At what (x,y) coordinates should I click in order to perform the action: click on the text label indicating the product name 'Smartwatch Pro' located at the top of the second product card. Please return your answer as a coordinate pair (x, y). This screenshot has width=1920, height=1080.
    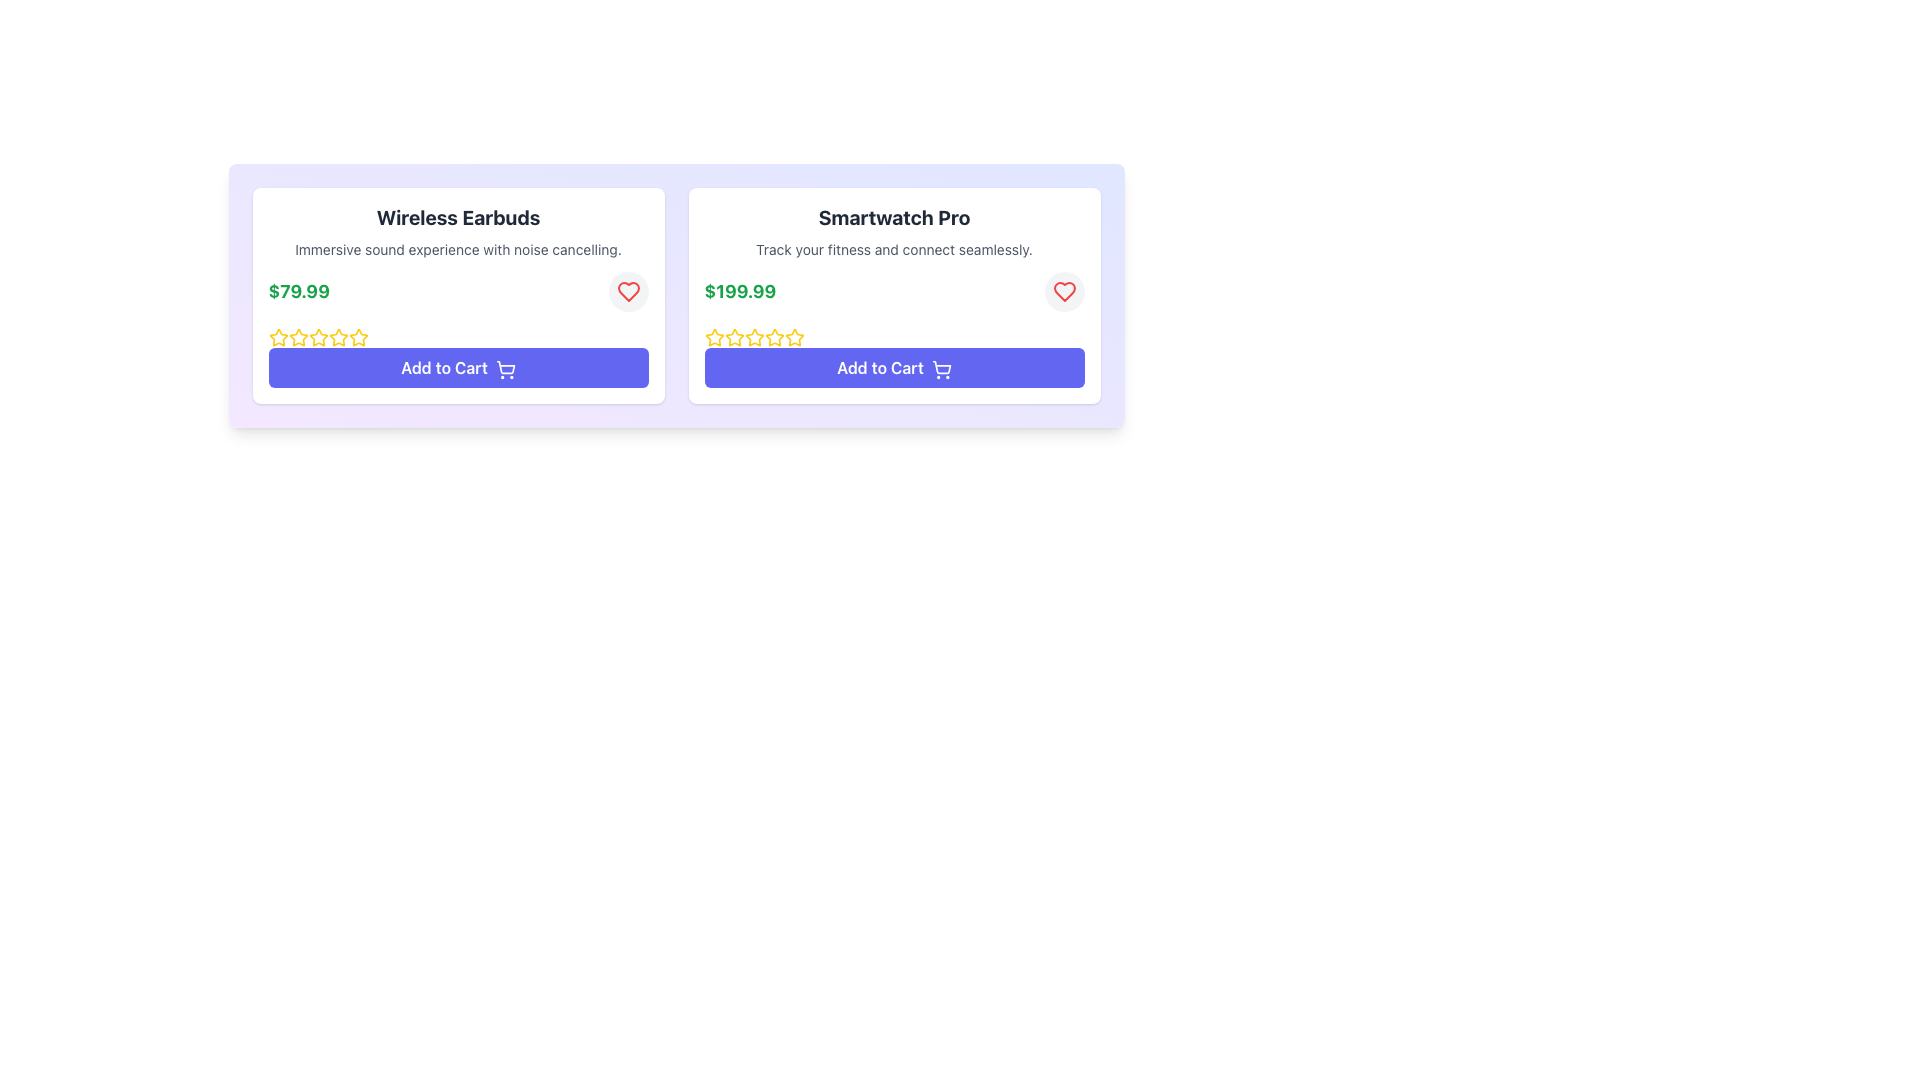
    Looking at the image, I should click on (893, 218).